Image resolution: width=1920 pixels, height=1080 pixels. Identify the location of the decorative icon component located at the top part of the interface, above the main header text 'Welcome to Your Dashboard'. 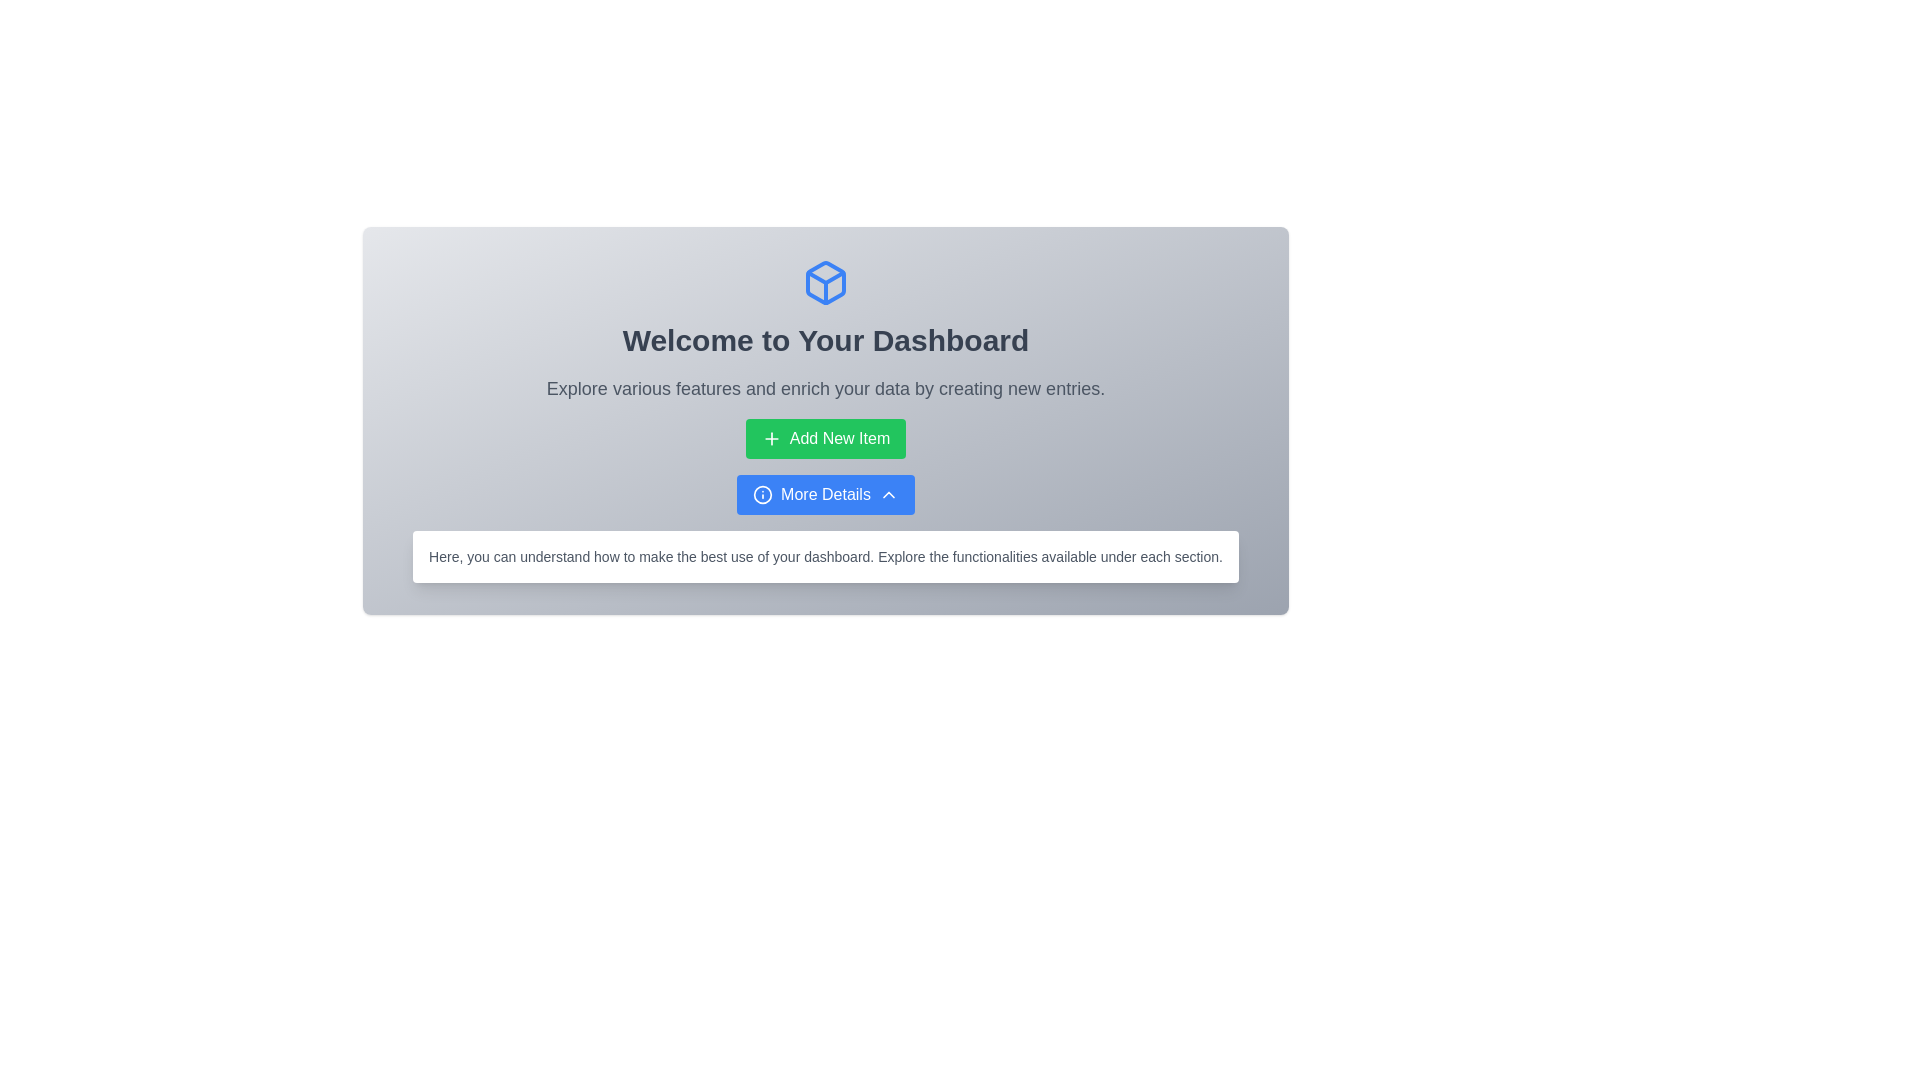
(825, 277).